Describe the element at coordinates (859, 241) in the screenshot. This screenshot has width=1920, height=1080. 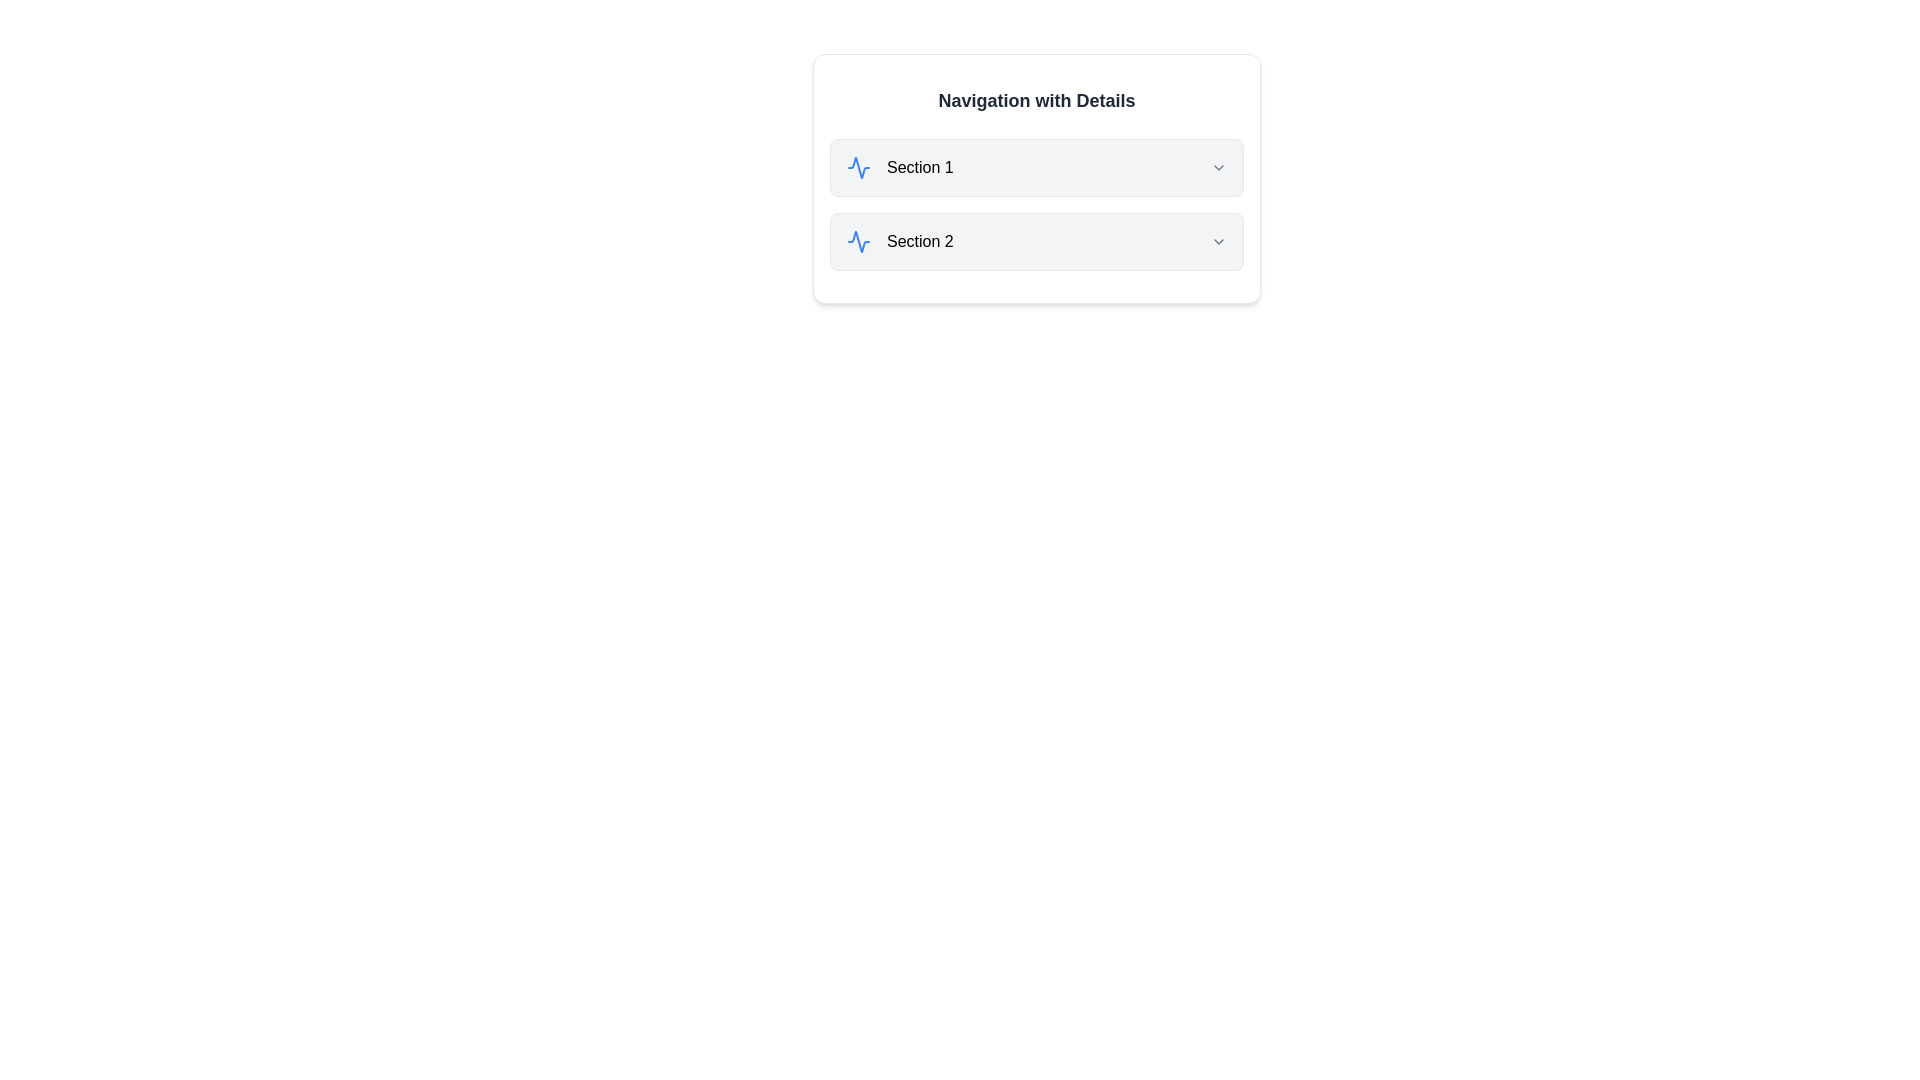
I see `the Icon (SVG graphic) that visually represents the 'Section 1' content, located to the left of the text 'Section 1' in the navigation panel` at that location.